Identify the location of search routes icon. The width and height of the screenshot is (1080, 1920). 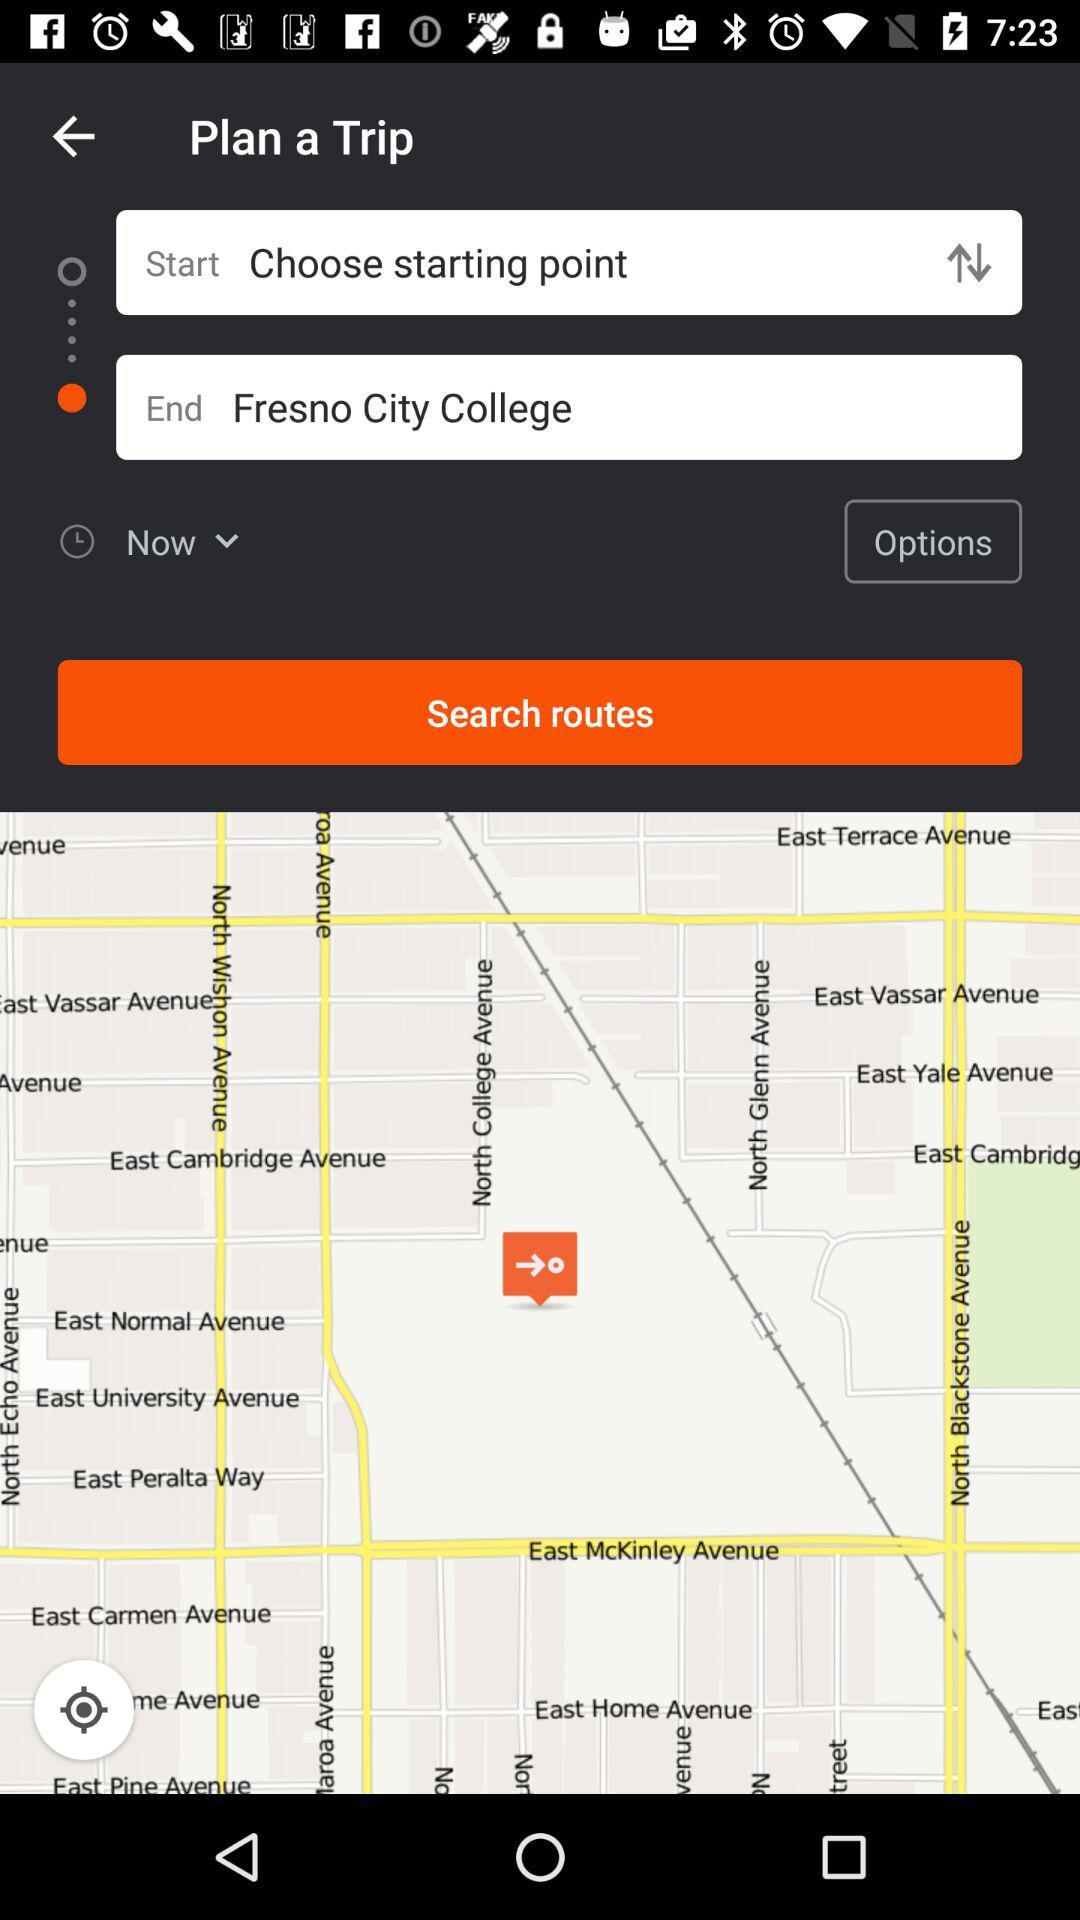
(540, 712).